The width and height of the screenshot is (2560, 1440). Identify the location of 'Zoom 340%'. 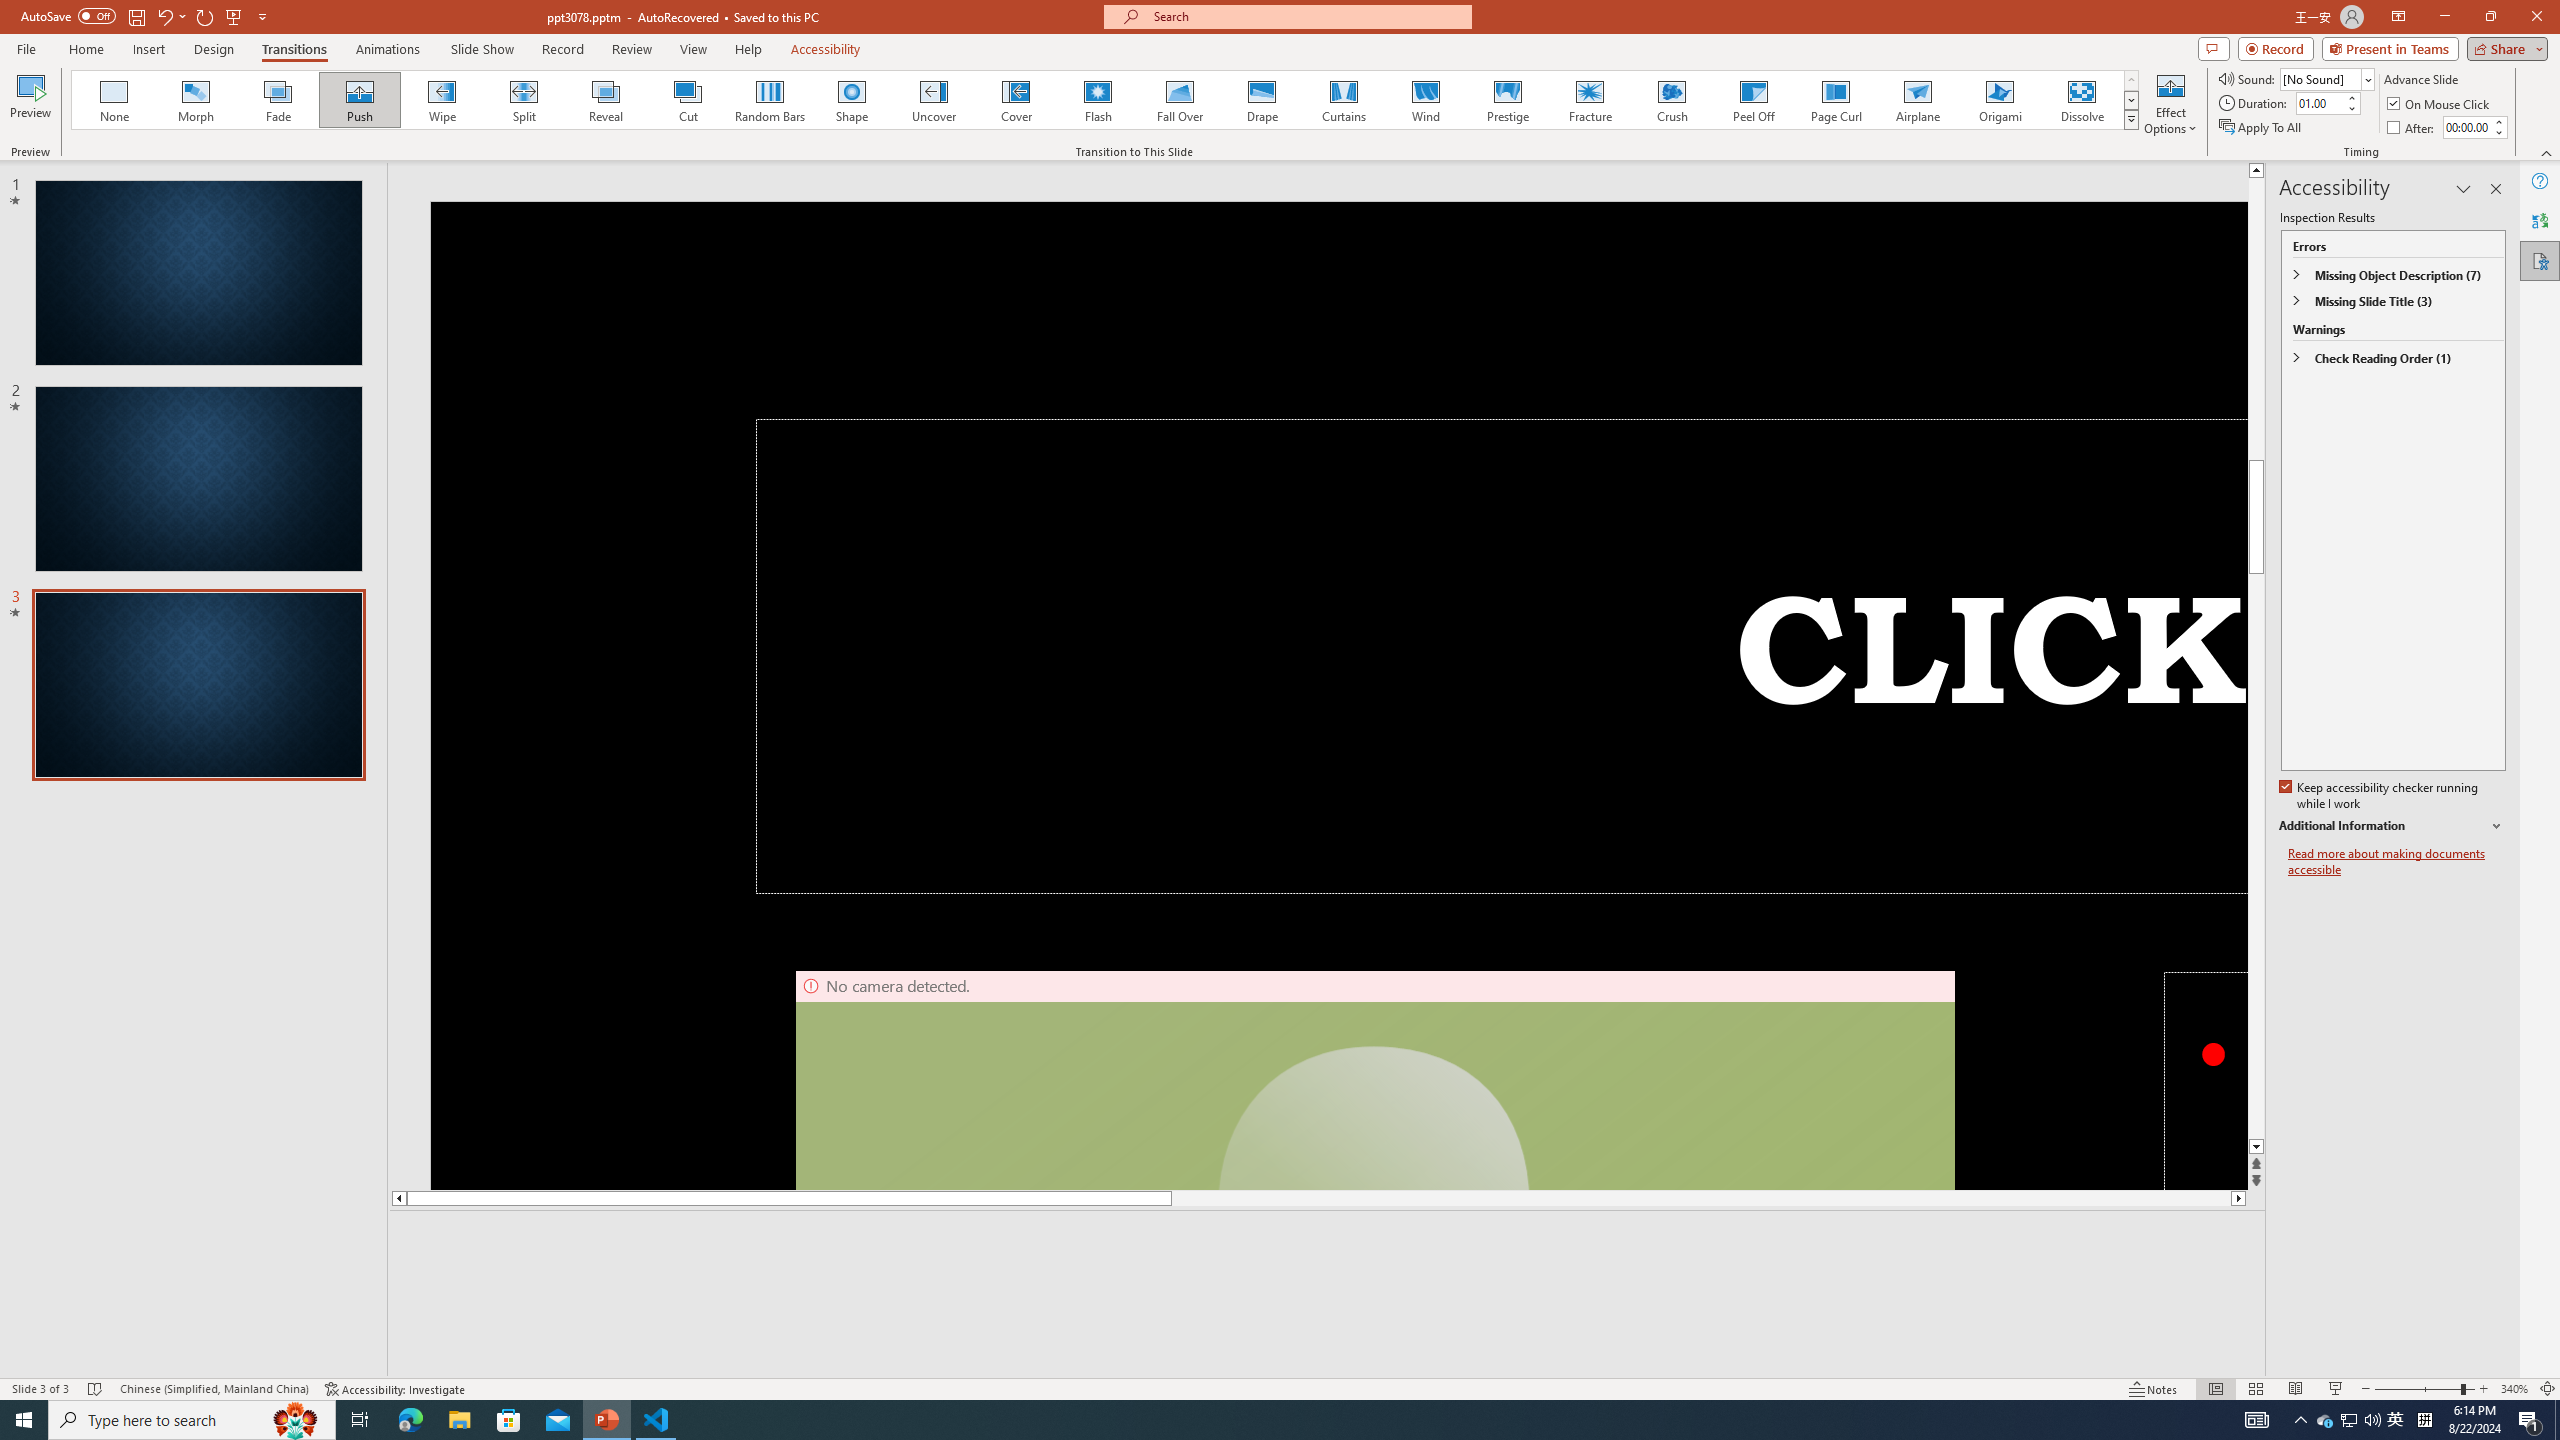
(2515, 1389).